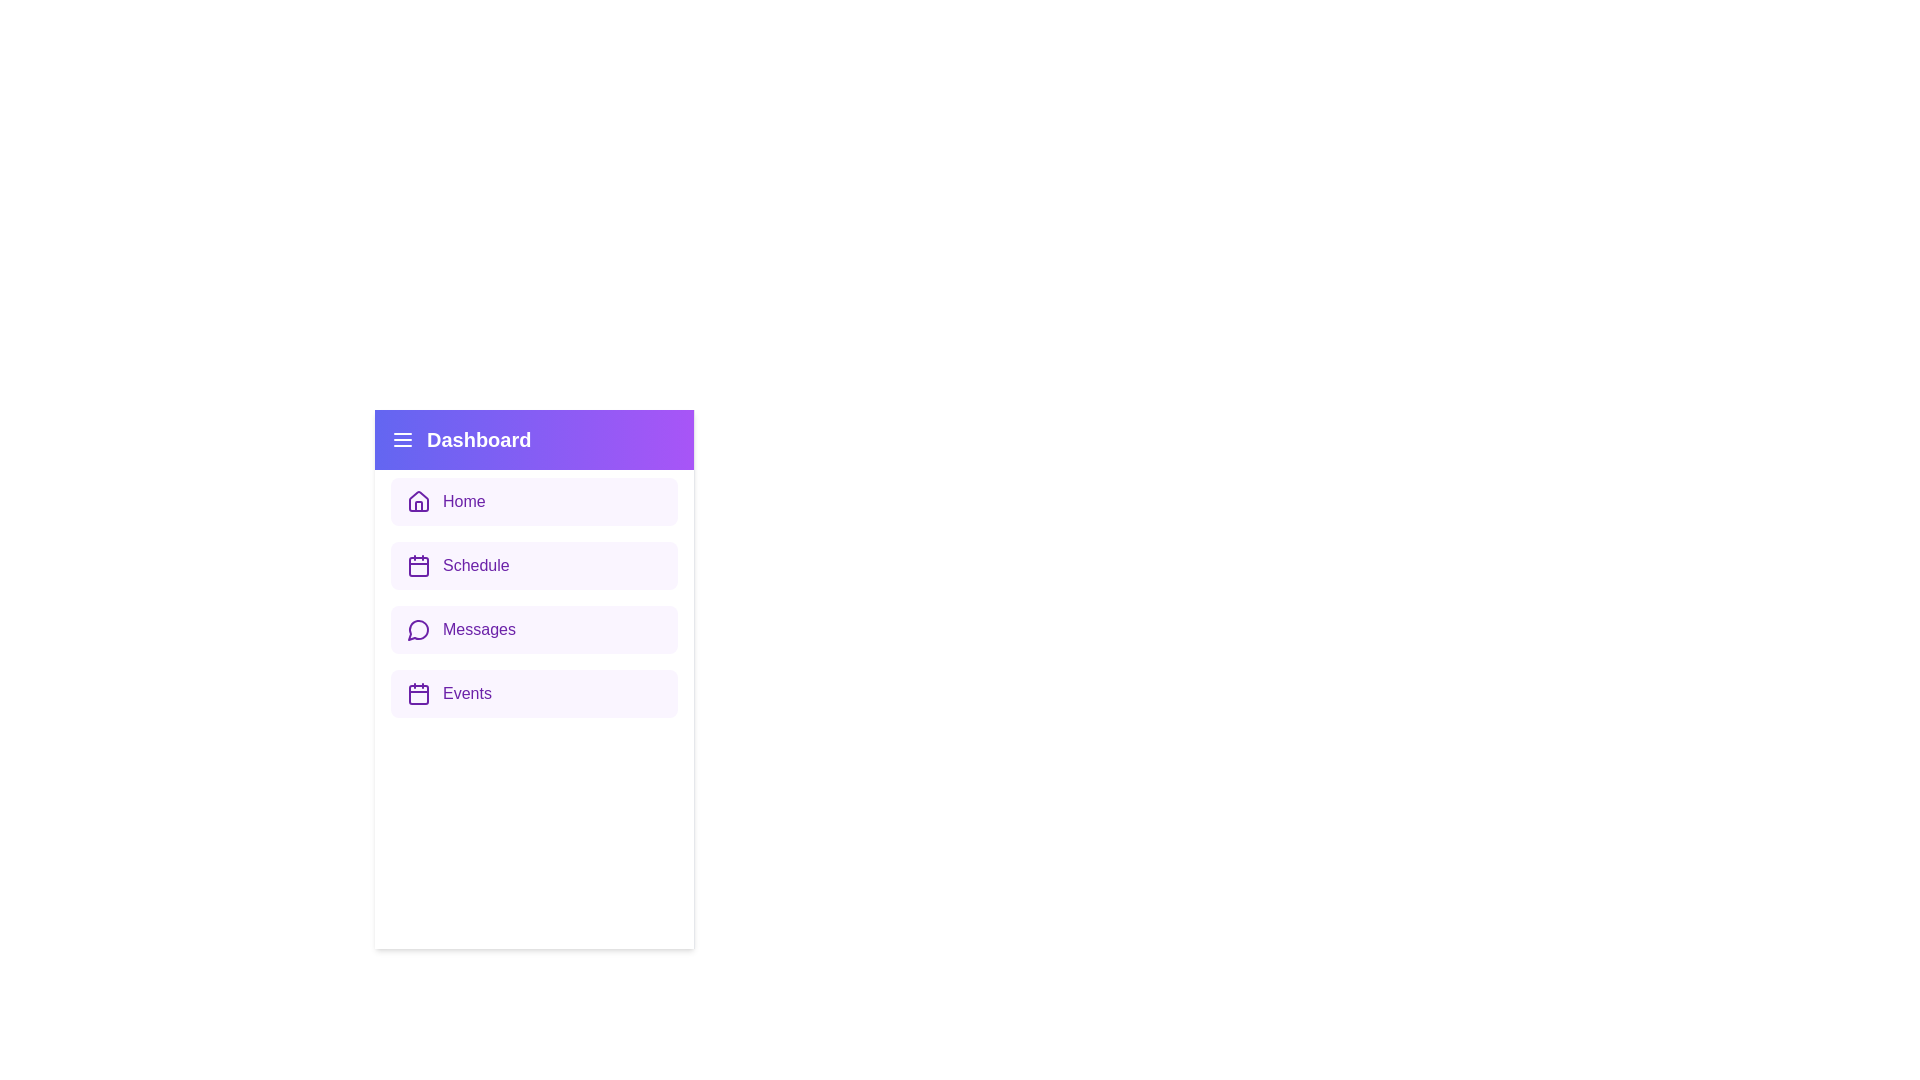  Describe the element at coordinates (534, 628) in the screenshot. I see `the menu item labeled Messages` at that location.